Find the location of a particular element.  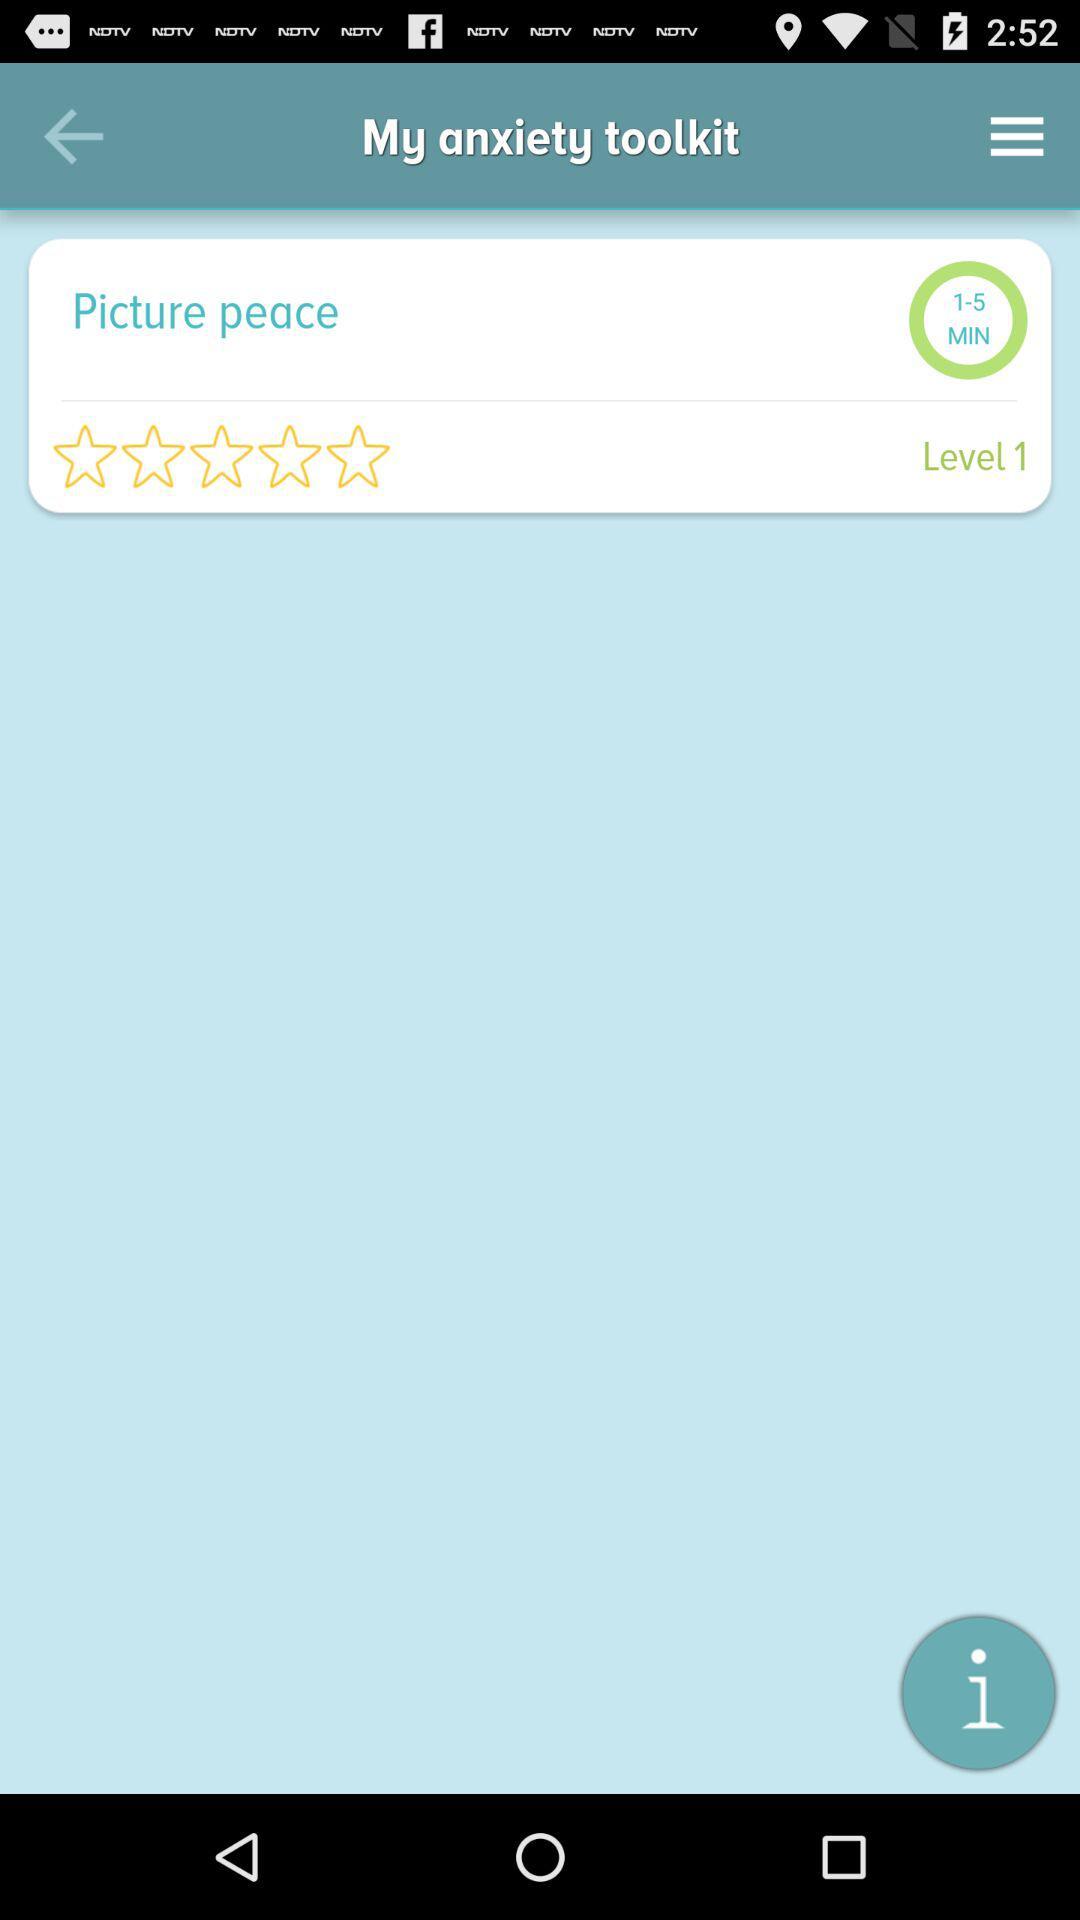

the icon to the right of the picture peace item is located at coordinates (967, 320).